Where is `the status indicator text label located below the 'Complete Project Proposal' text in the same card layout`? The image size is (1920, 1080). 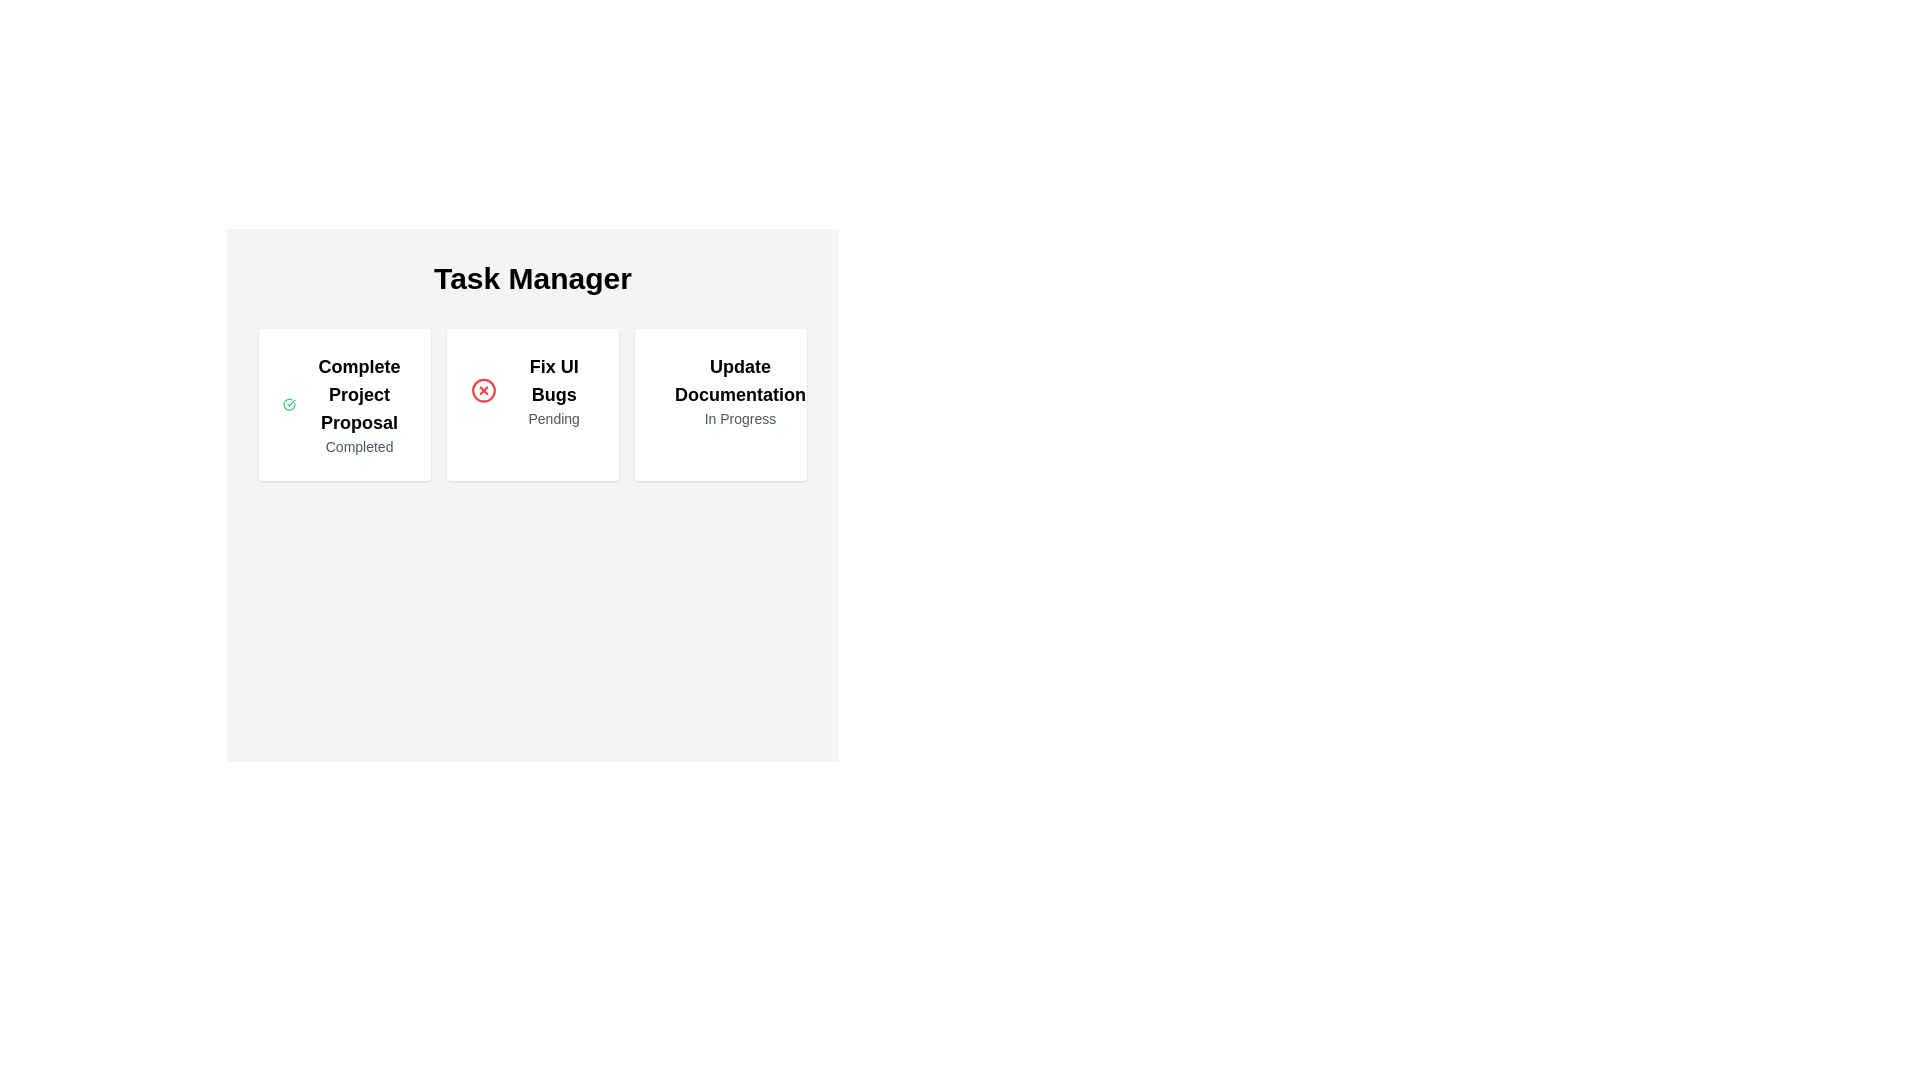 the status indicator text label located below the 'Complete Project Proposal' text in the same card layout is located at coordinates (359, 446).